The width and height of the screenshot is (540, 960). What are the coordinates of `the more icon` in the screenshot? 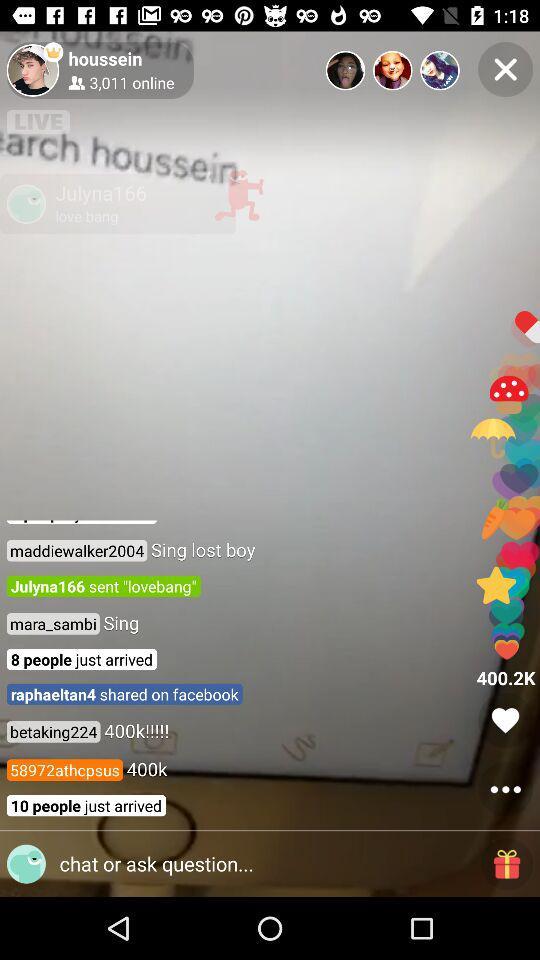 It's located at (504, 789).